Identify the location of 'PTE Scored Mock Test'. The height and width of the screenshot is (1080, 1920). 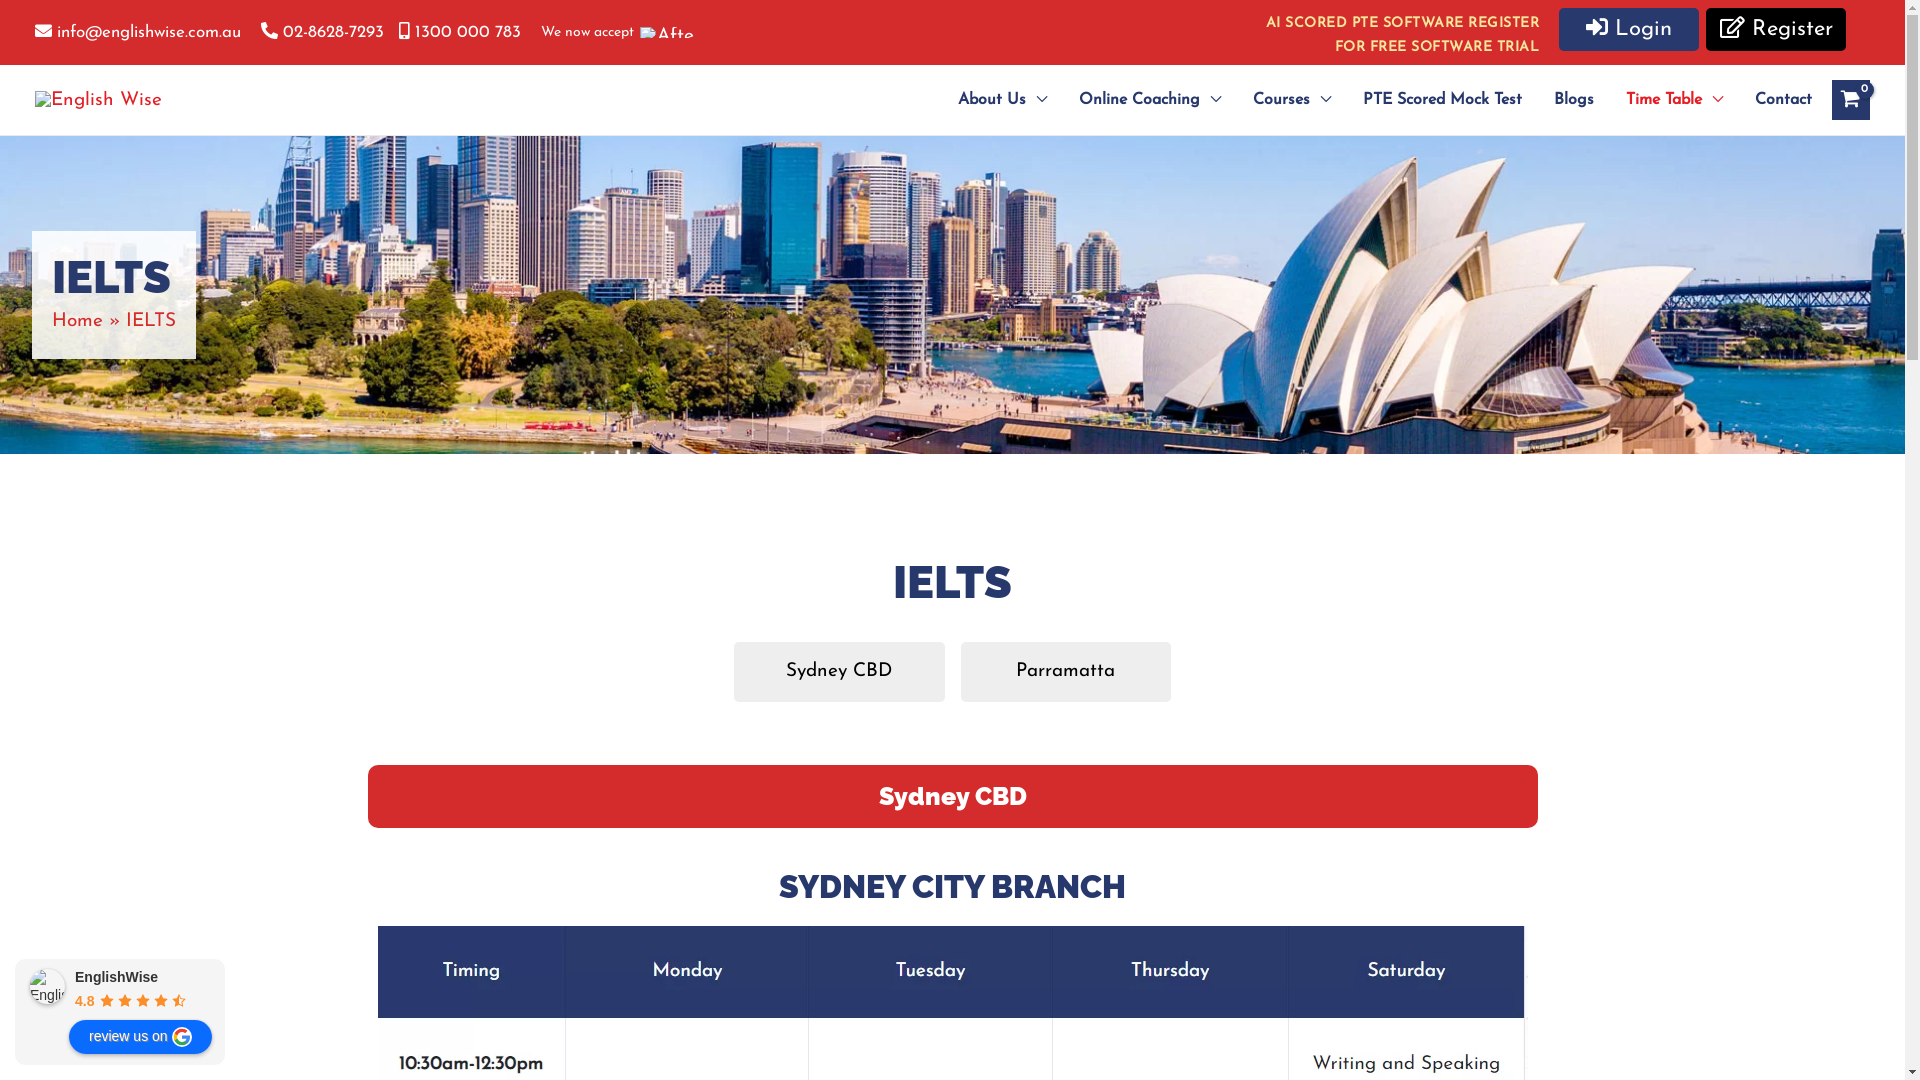
(1442, 100).